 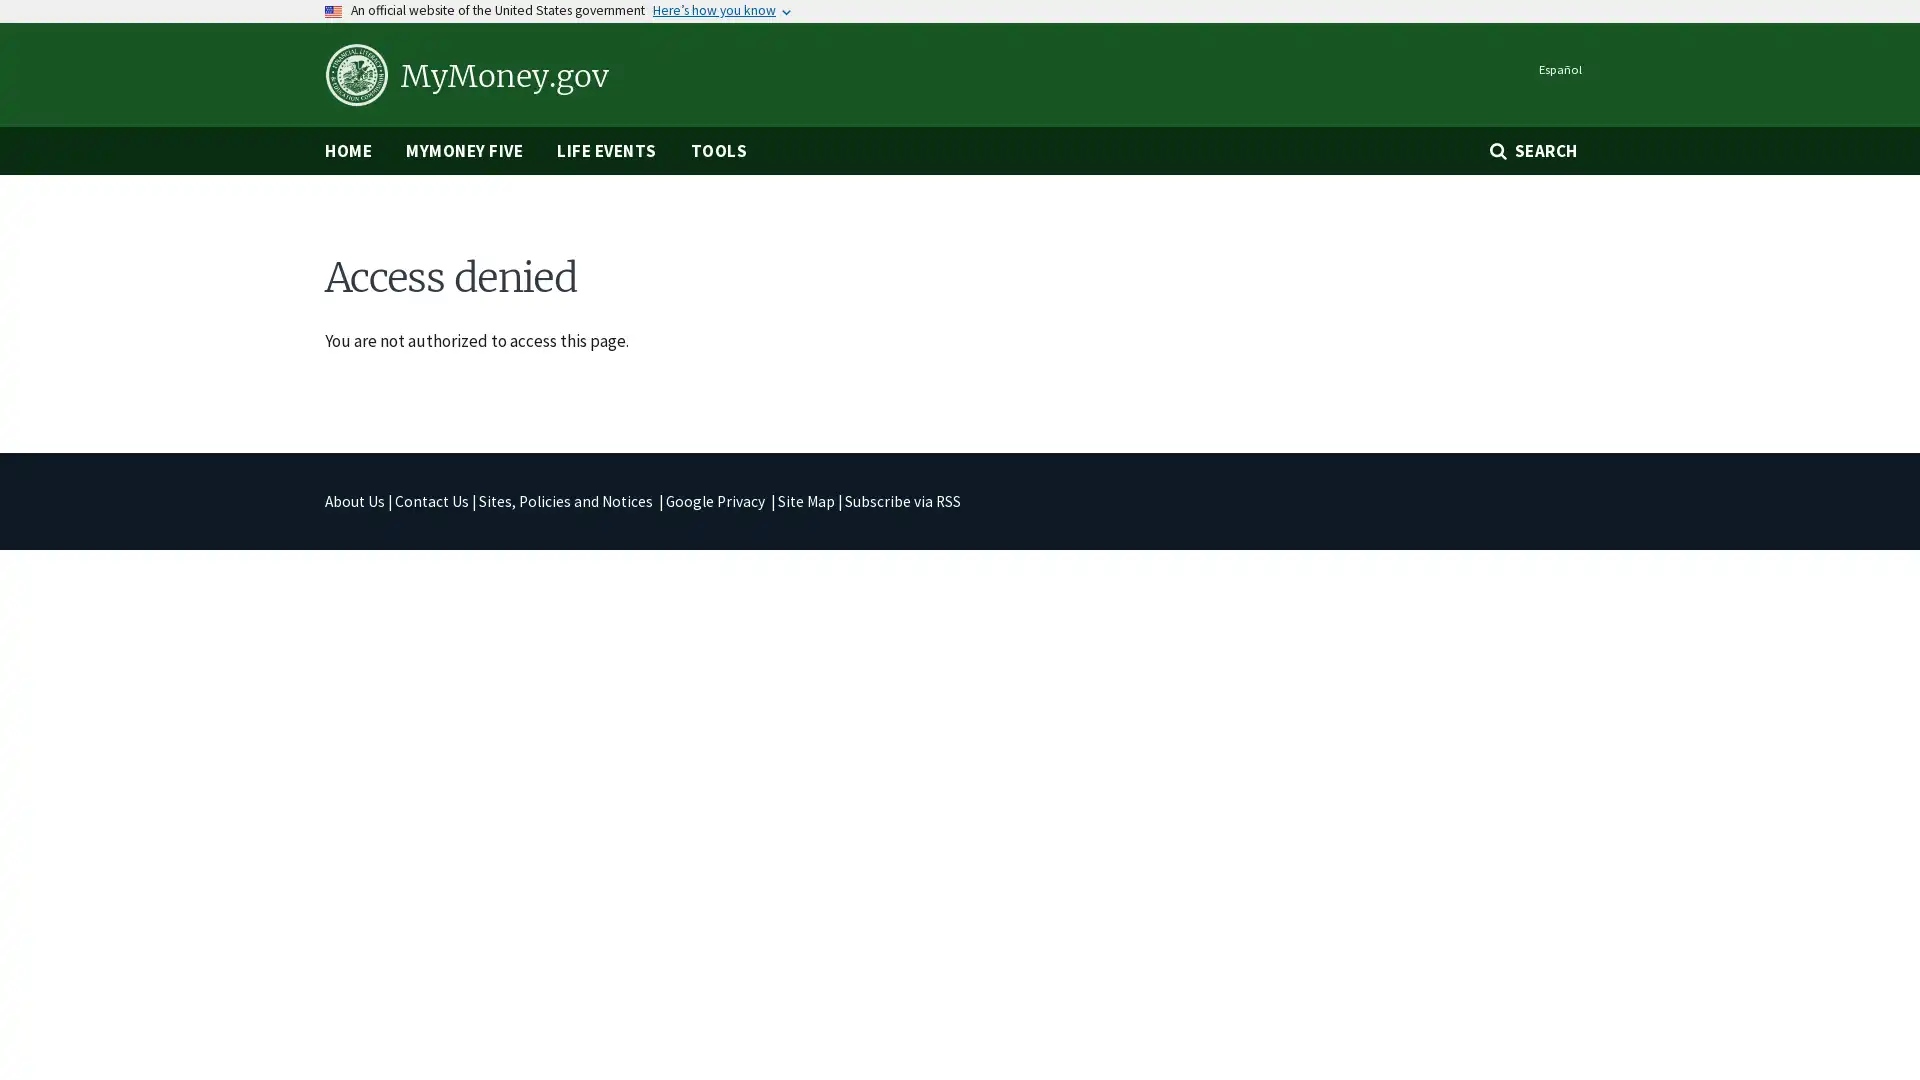 I want to click on Heres how you know, so click(x=714, y=11).